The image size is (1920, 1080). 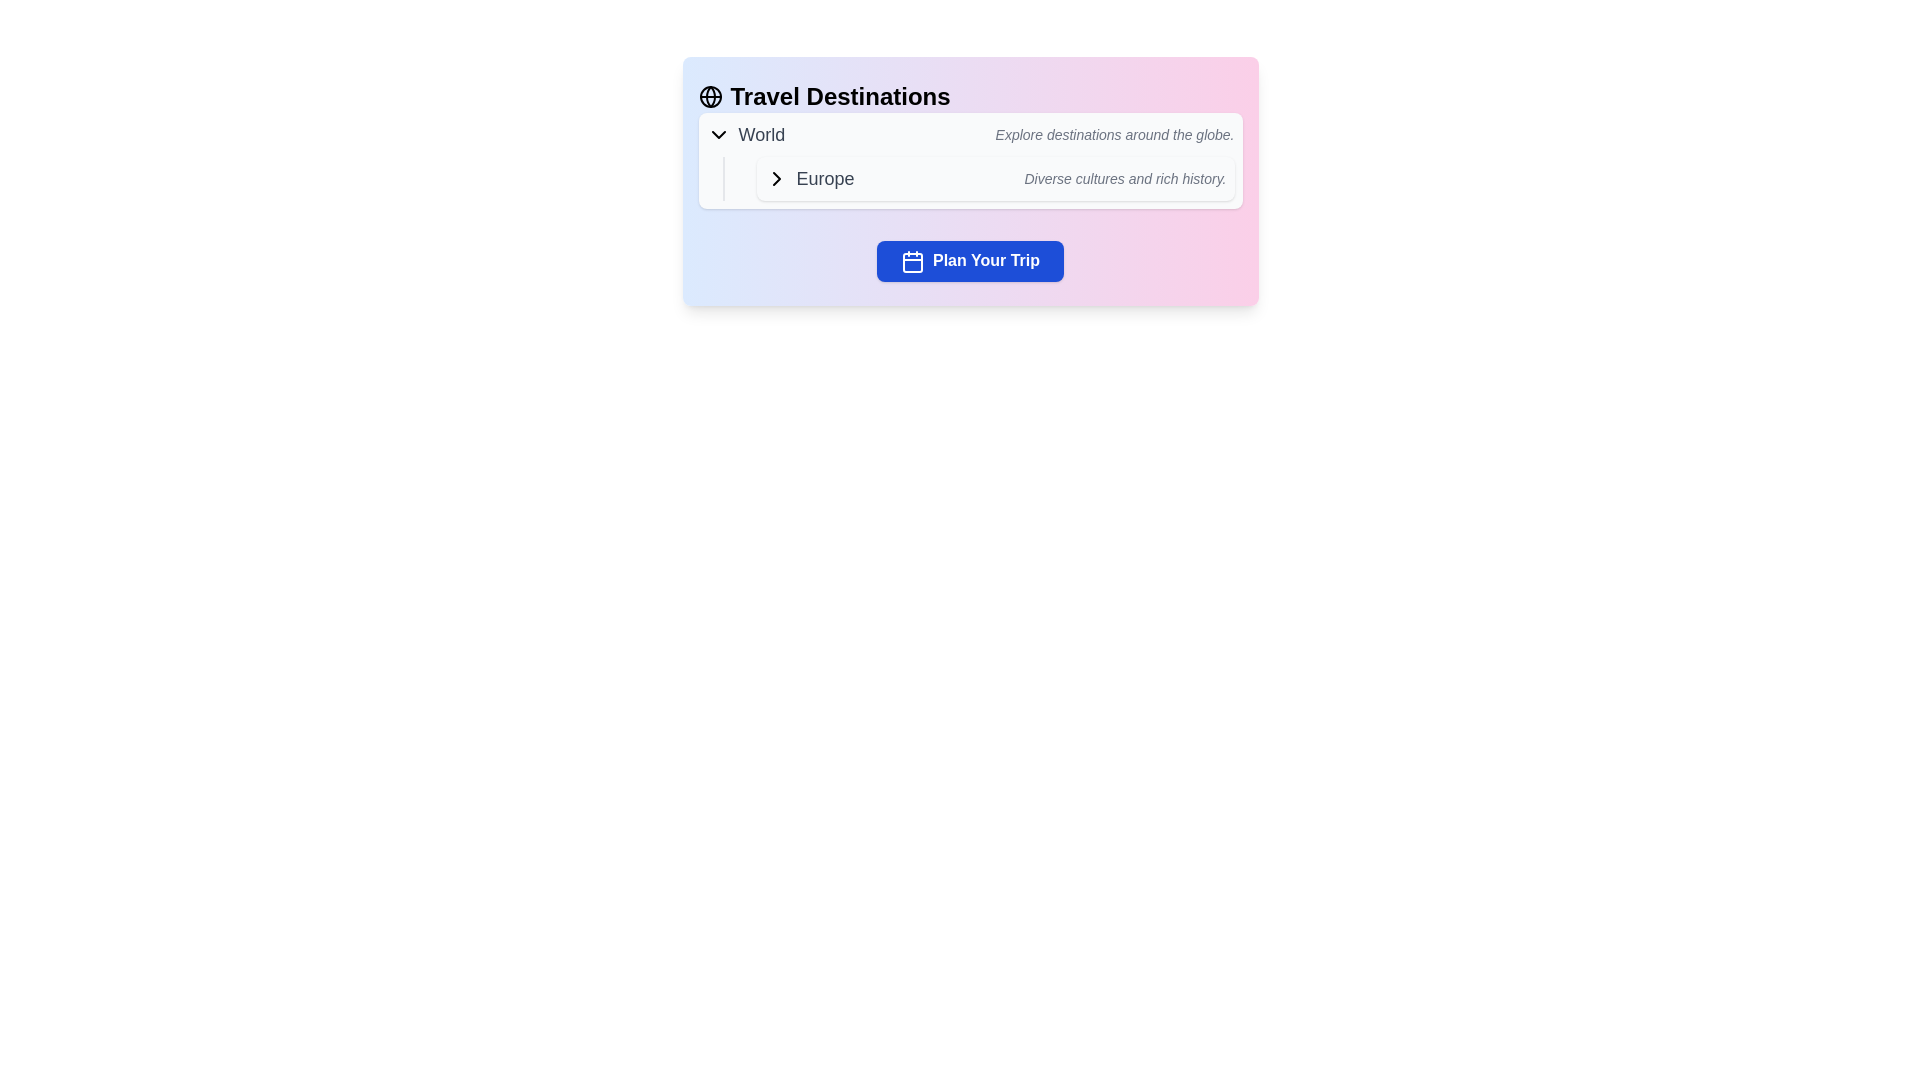 I want to click on the chevron icon located to the left of the 'World' text to observe potential styling changes, so click(x=718, y=135).